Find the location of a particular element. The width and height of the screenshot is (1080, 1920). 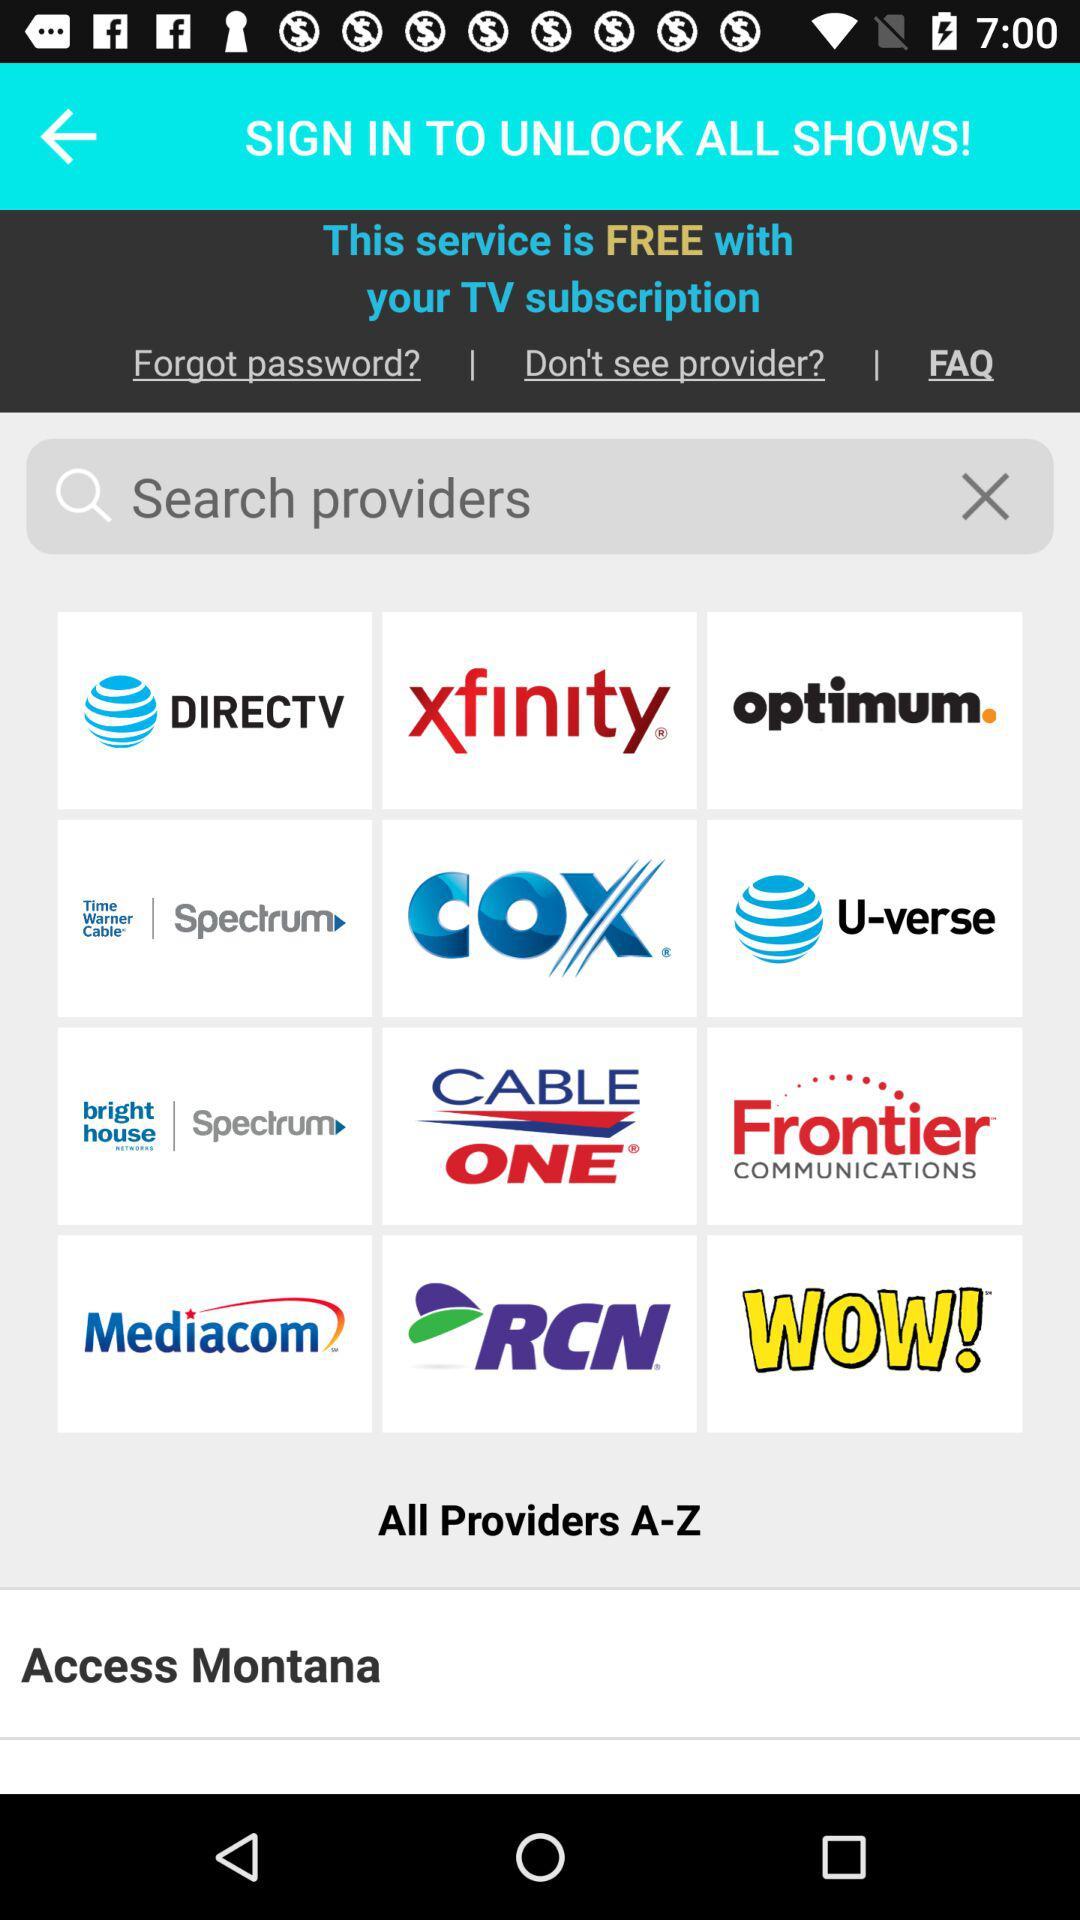

connect to directv account is located at coordinates (214, 710).